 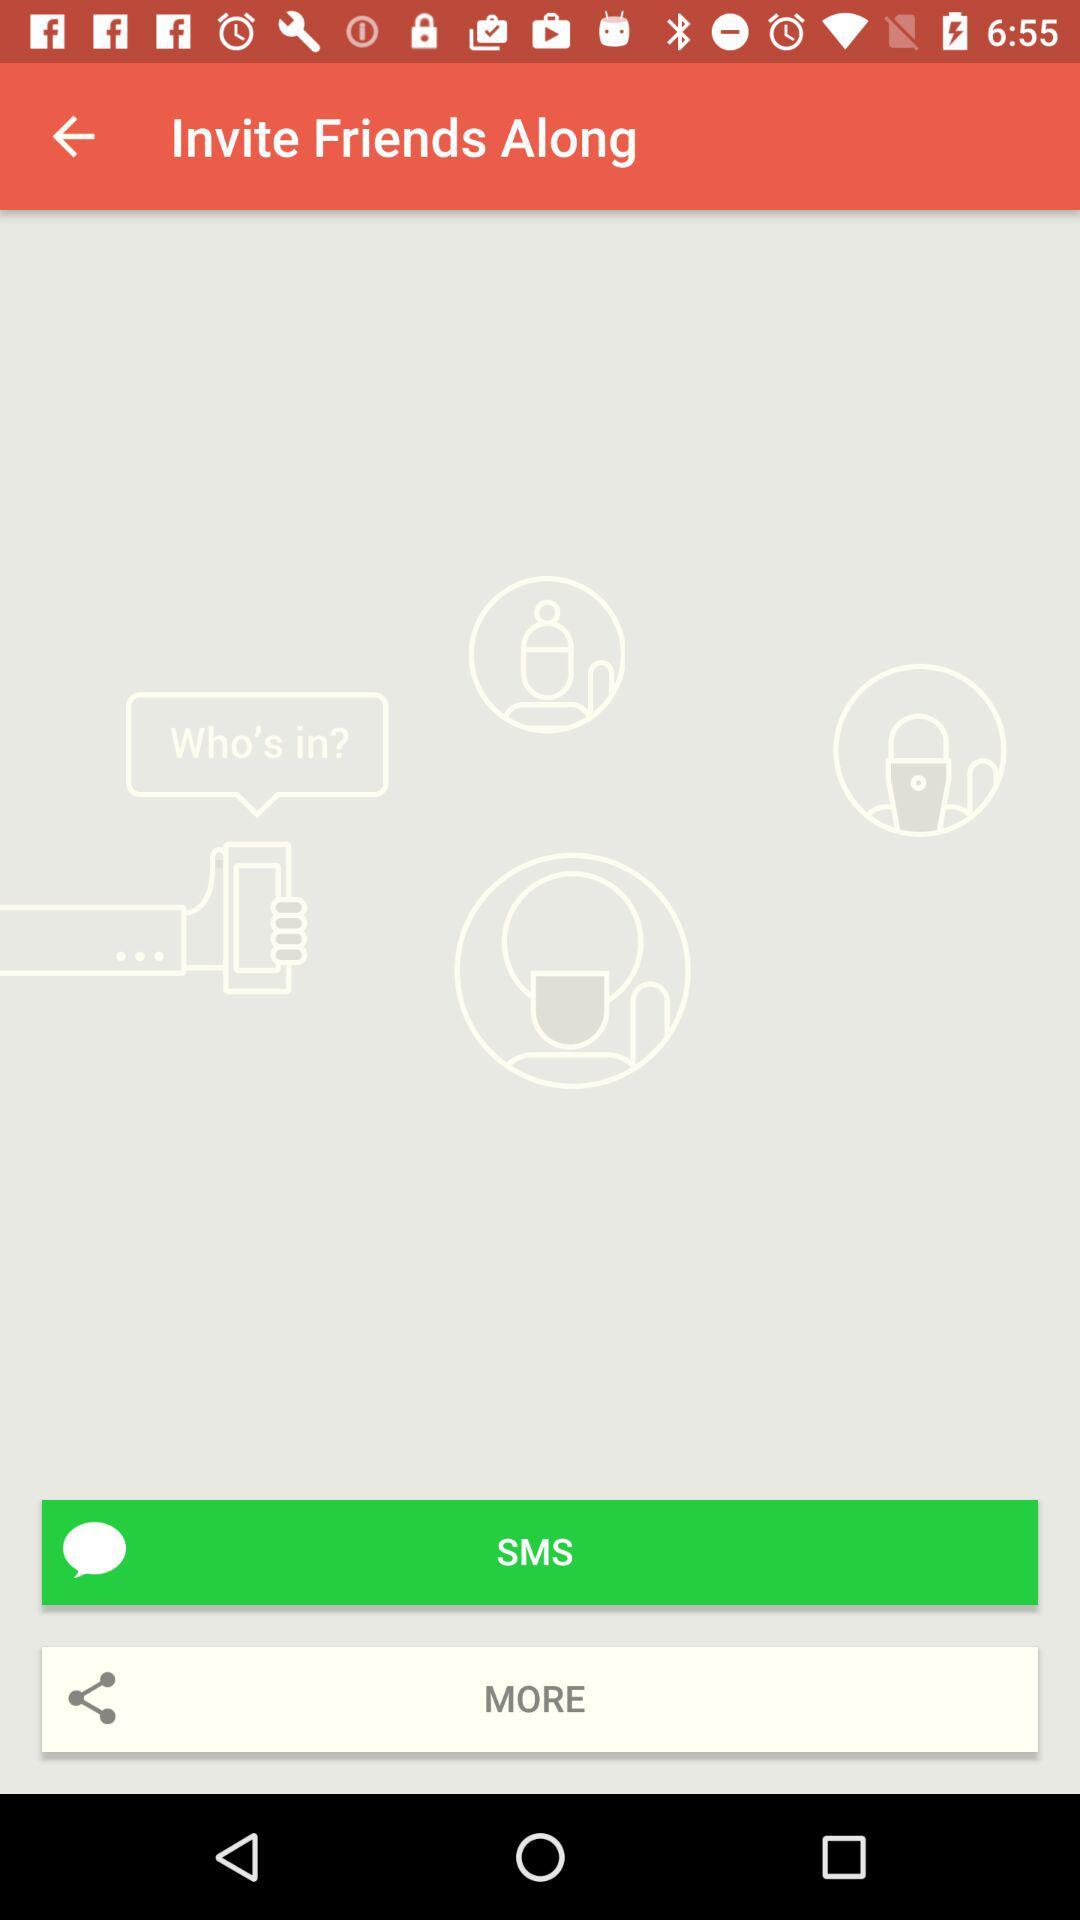 What do you see at coordinates (540, 1551) in the screenshot?
I see `the sms` at bounding box center [540, 1551].